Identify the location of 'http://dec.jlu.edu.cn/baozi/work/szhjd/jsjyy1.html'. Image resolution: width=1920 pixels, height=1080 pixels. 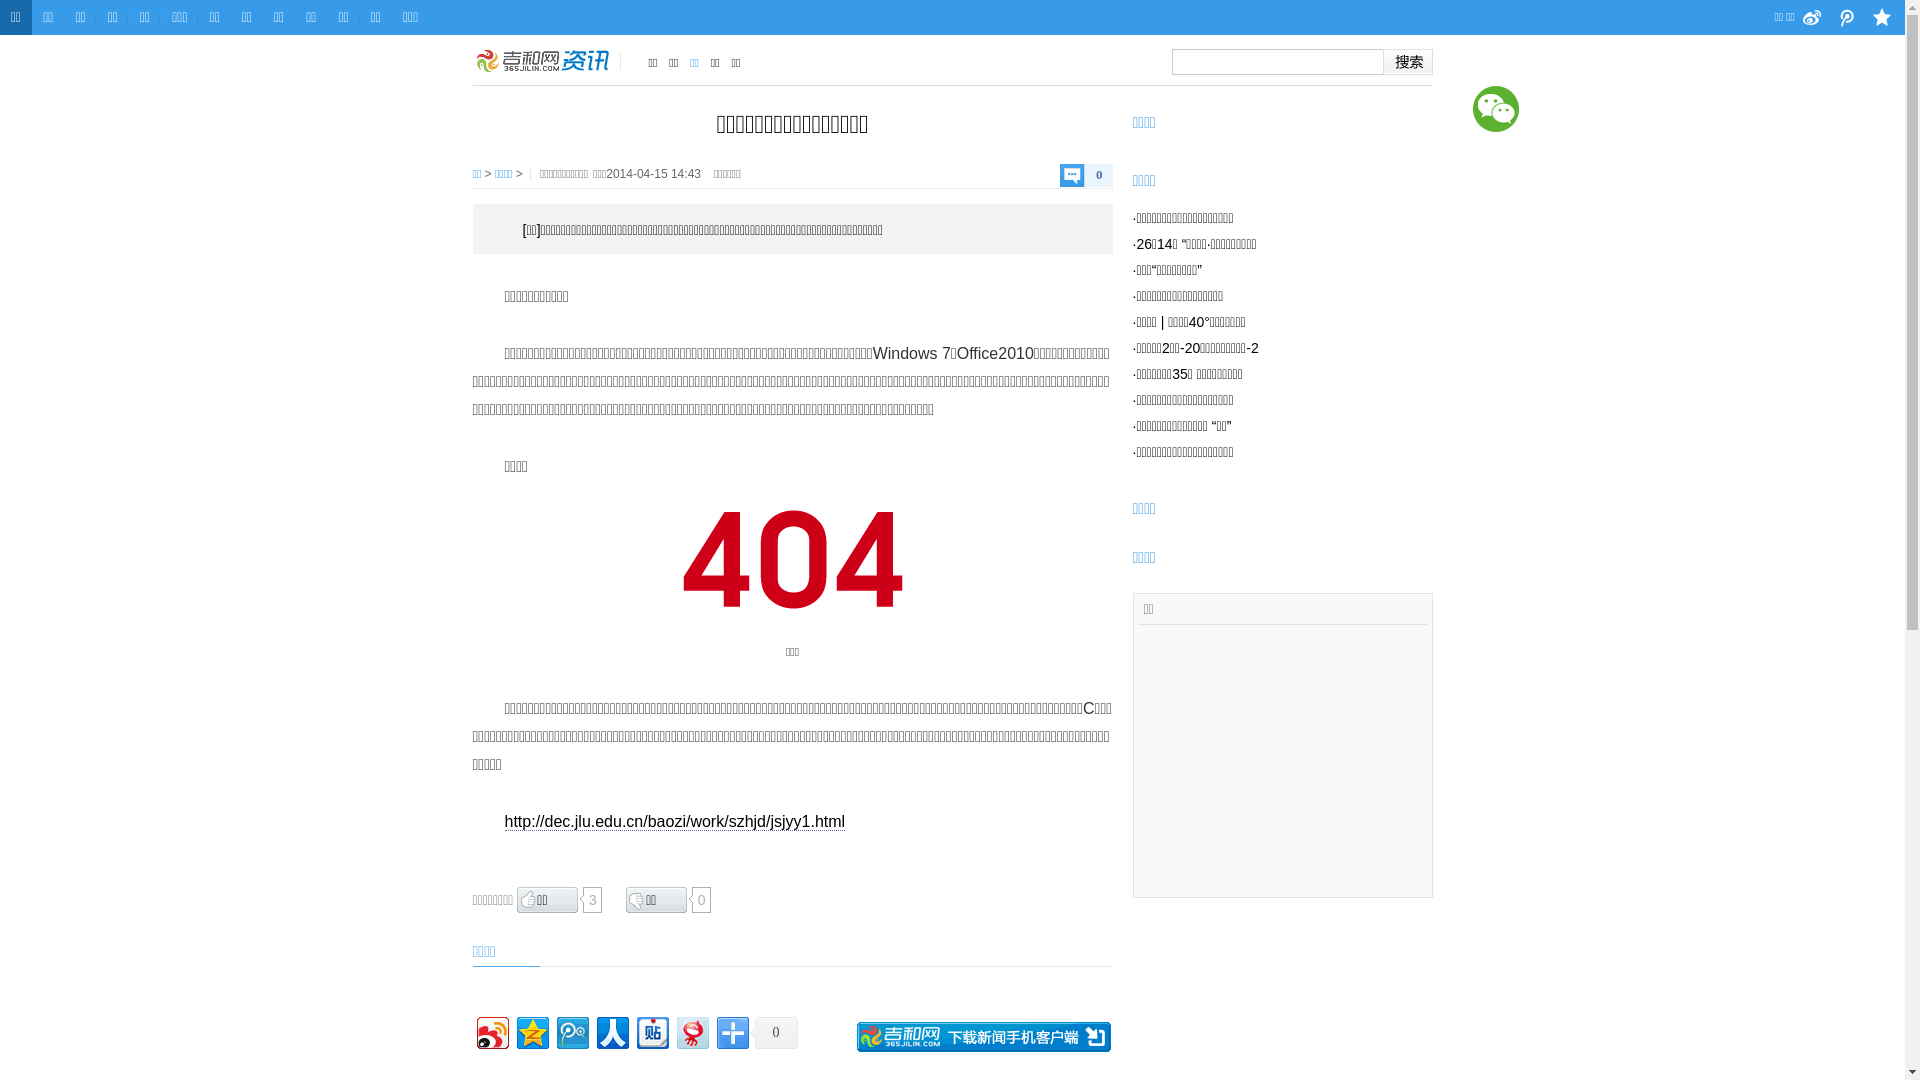
(674, 821).